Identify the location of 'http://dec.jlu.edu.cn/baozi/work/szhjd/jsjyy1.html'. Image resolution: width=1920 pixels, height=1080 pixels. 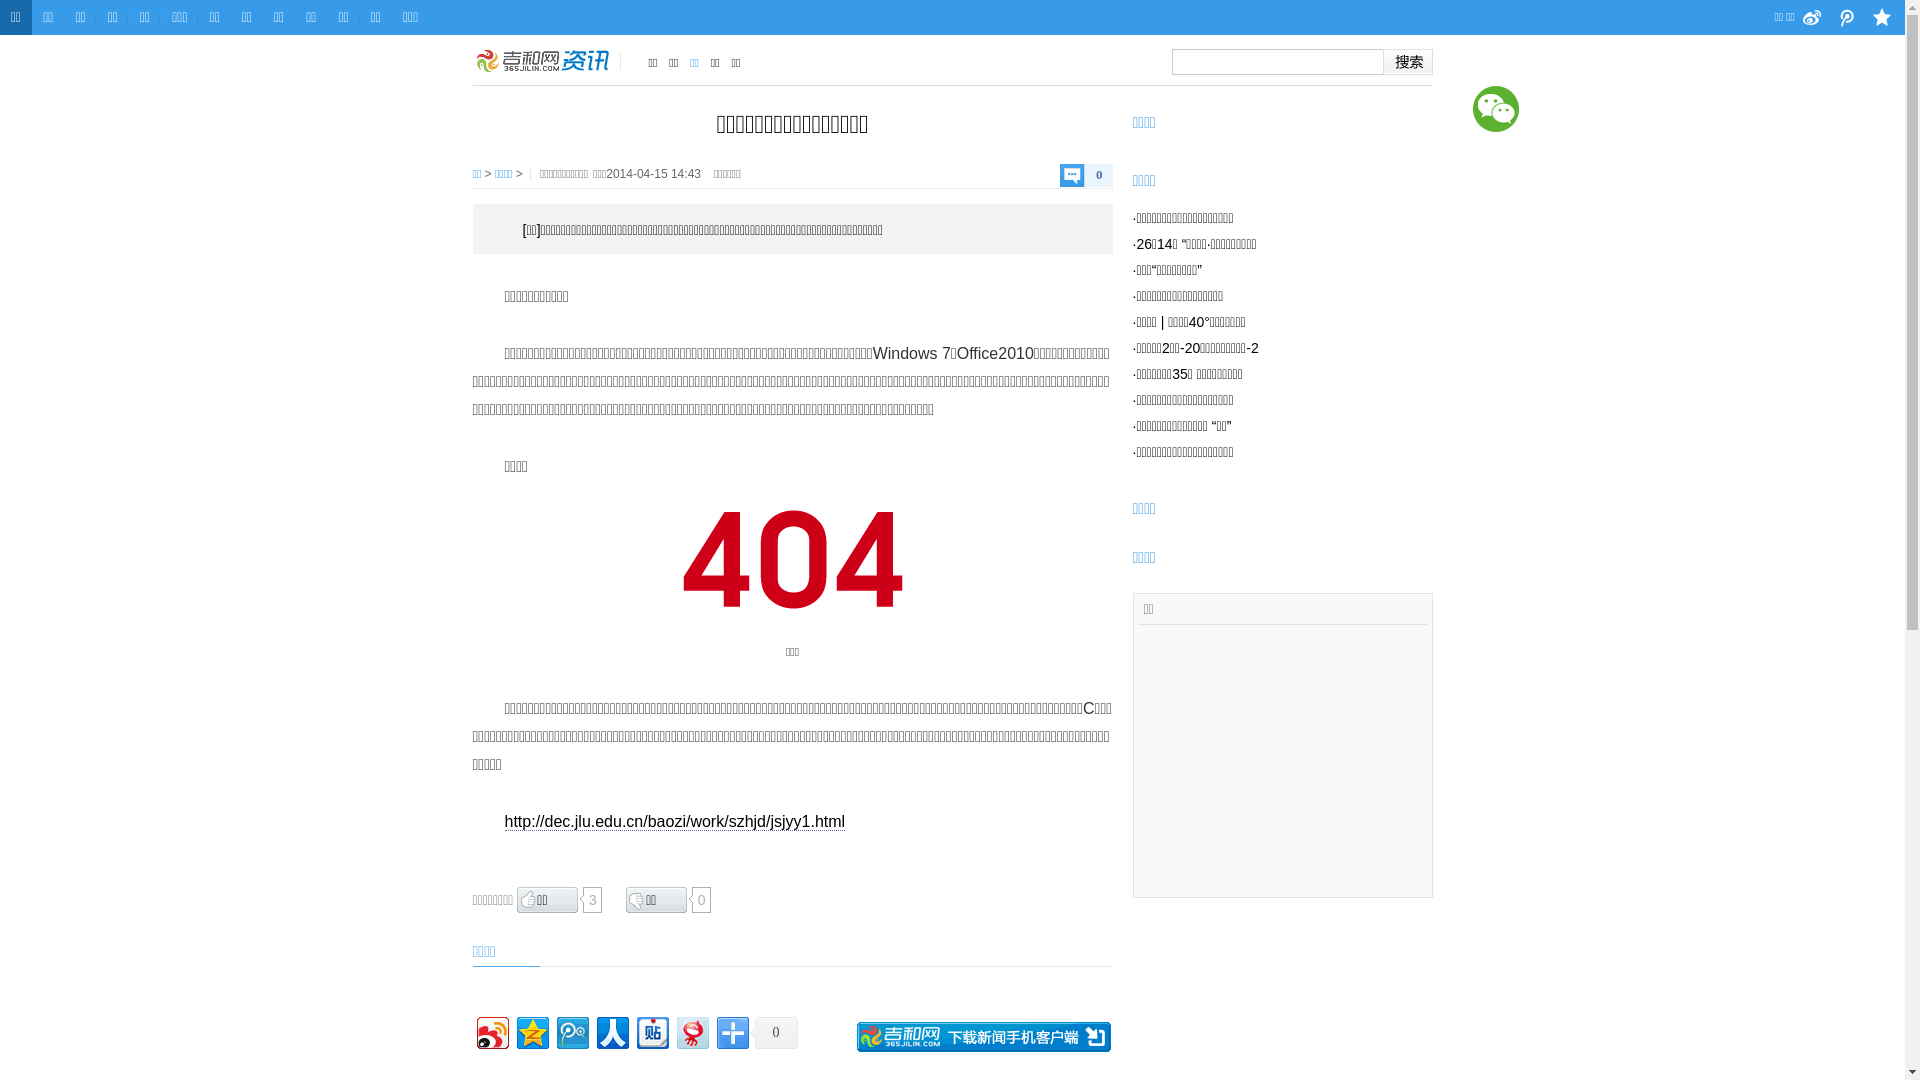
(674, 821).